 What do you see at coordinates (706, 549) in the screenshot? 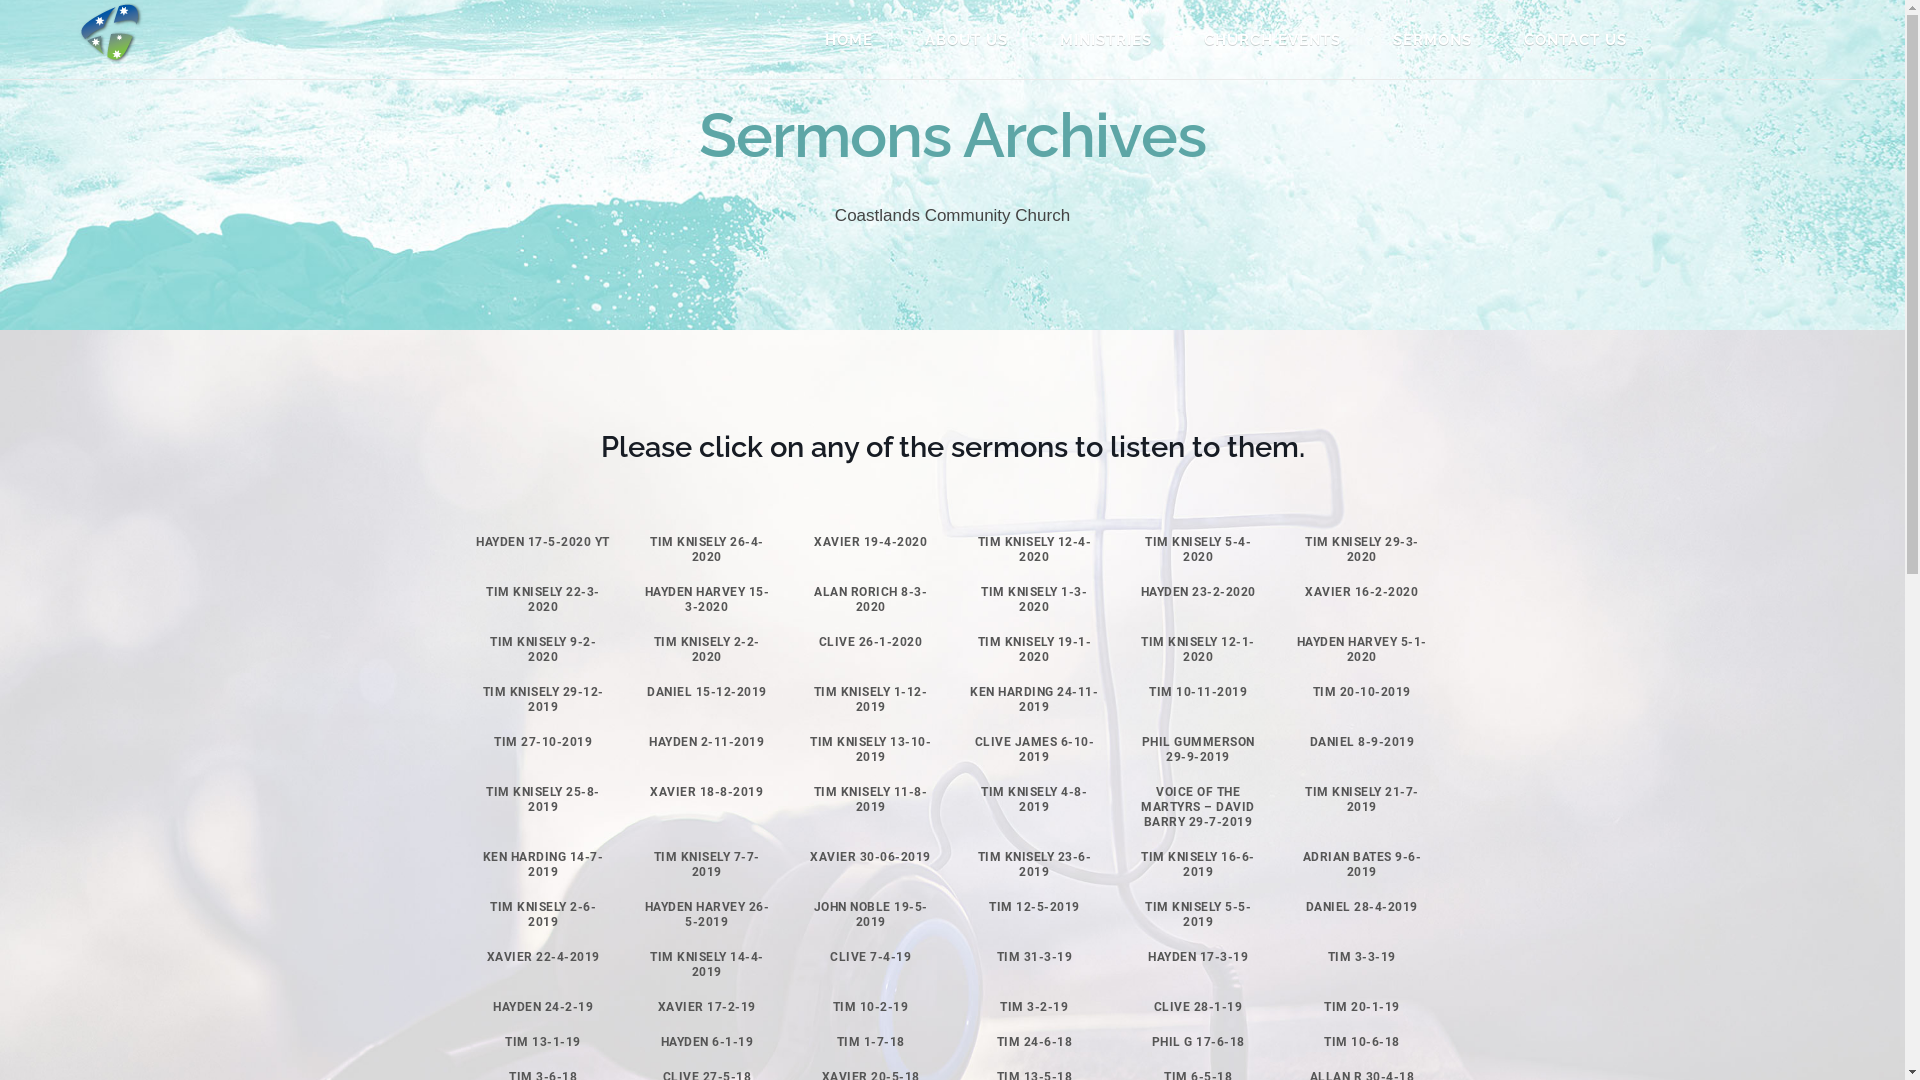
I see `'TIM KNISELY 26-4-2020'` at bounding box center [706, 549].